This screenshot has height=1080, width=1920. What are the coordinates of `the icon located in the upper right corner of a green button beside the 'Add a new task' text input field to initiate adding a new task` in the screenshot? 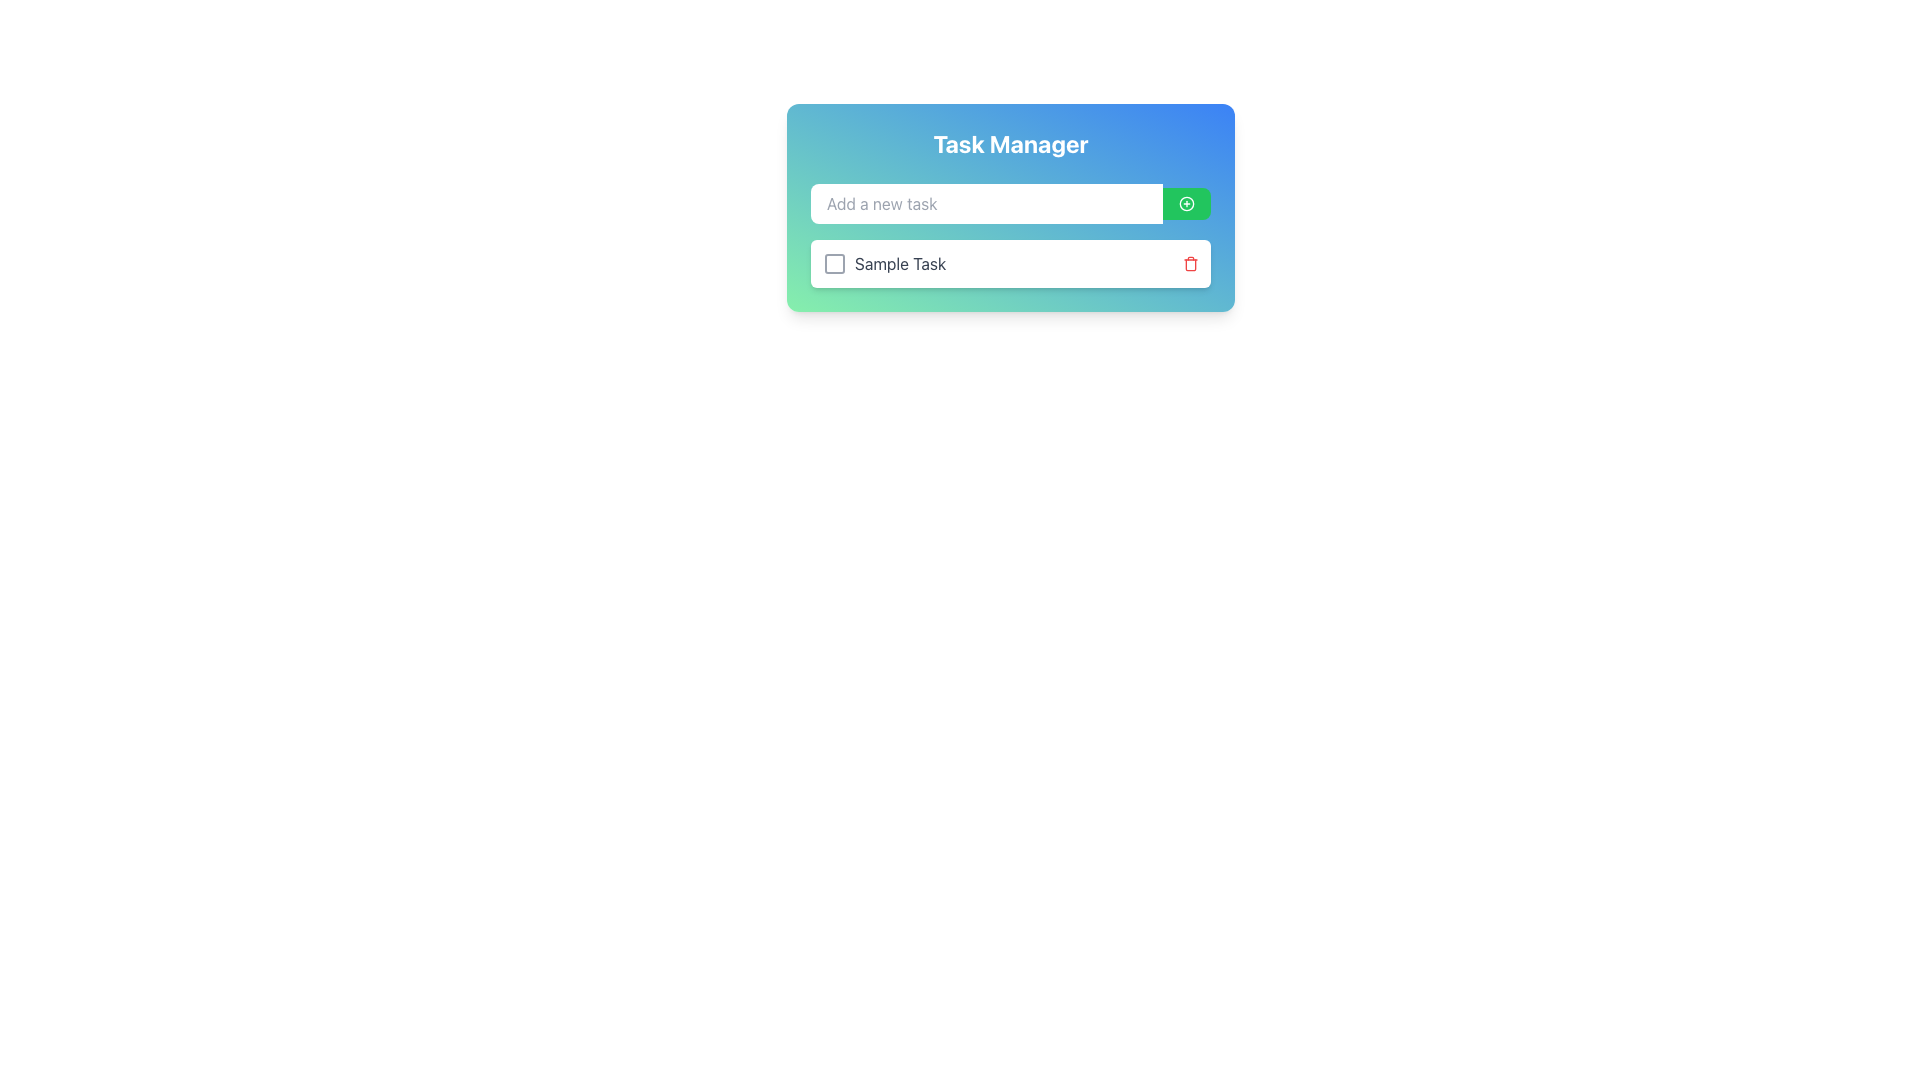 It's located at (1186, 204).